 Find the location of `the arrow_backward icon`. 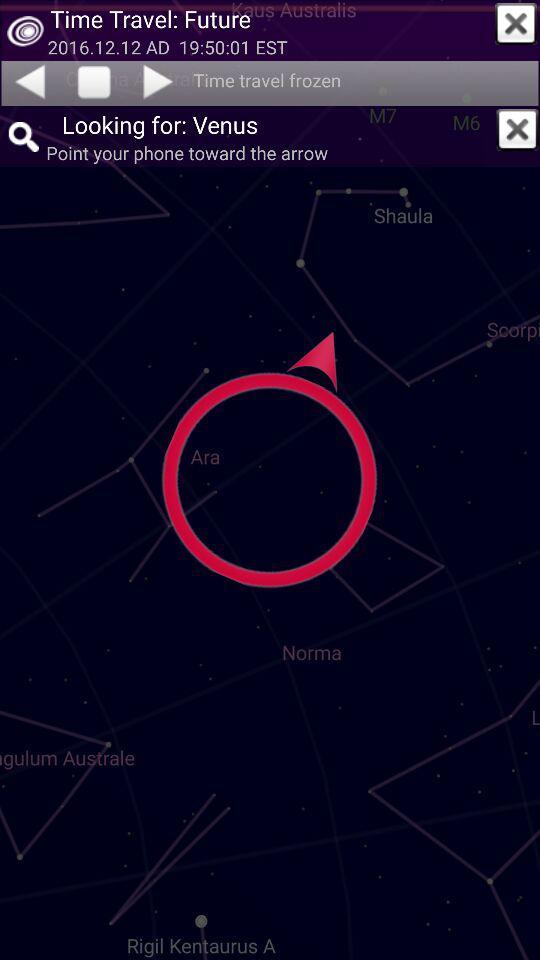

the arrow_backward icon is located at coordinates (28, 81).